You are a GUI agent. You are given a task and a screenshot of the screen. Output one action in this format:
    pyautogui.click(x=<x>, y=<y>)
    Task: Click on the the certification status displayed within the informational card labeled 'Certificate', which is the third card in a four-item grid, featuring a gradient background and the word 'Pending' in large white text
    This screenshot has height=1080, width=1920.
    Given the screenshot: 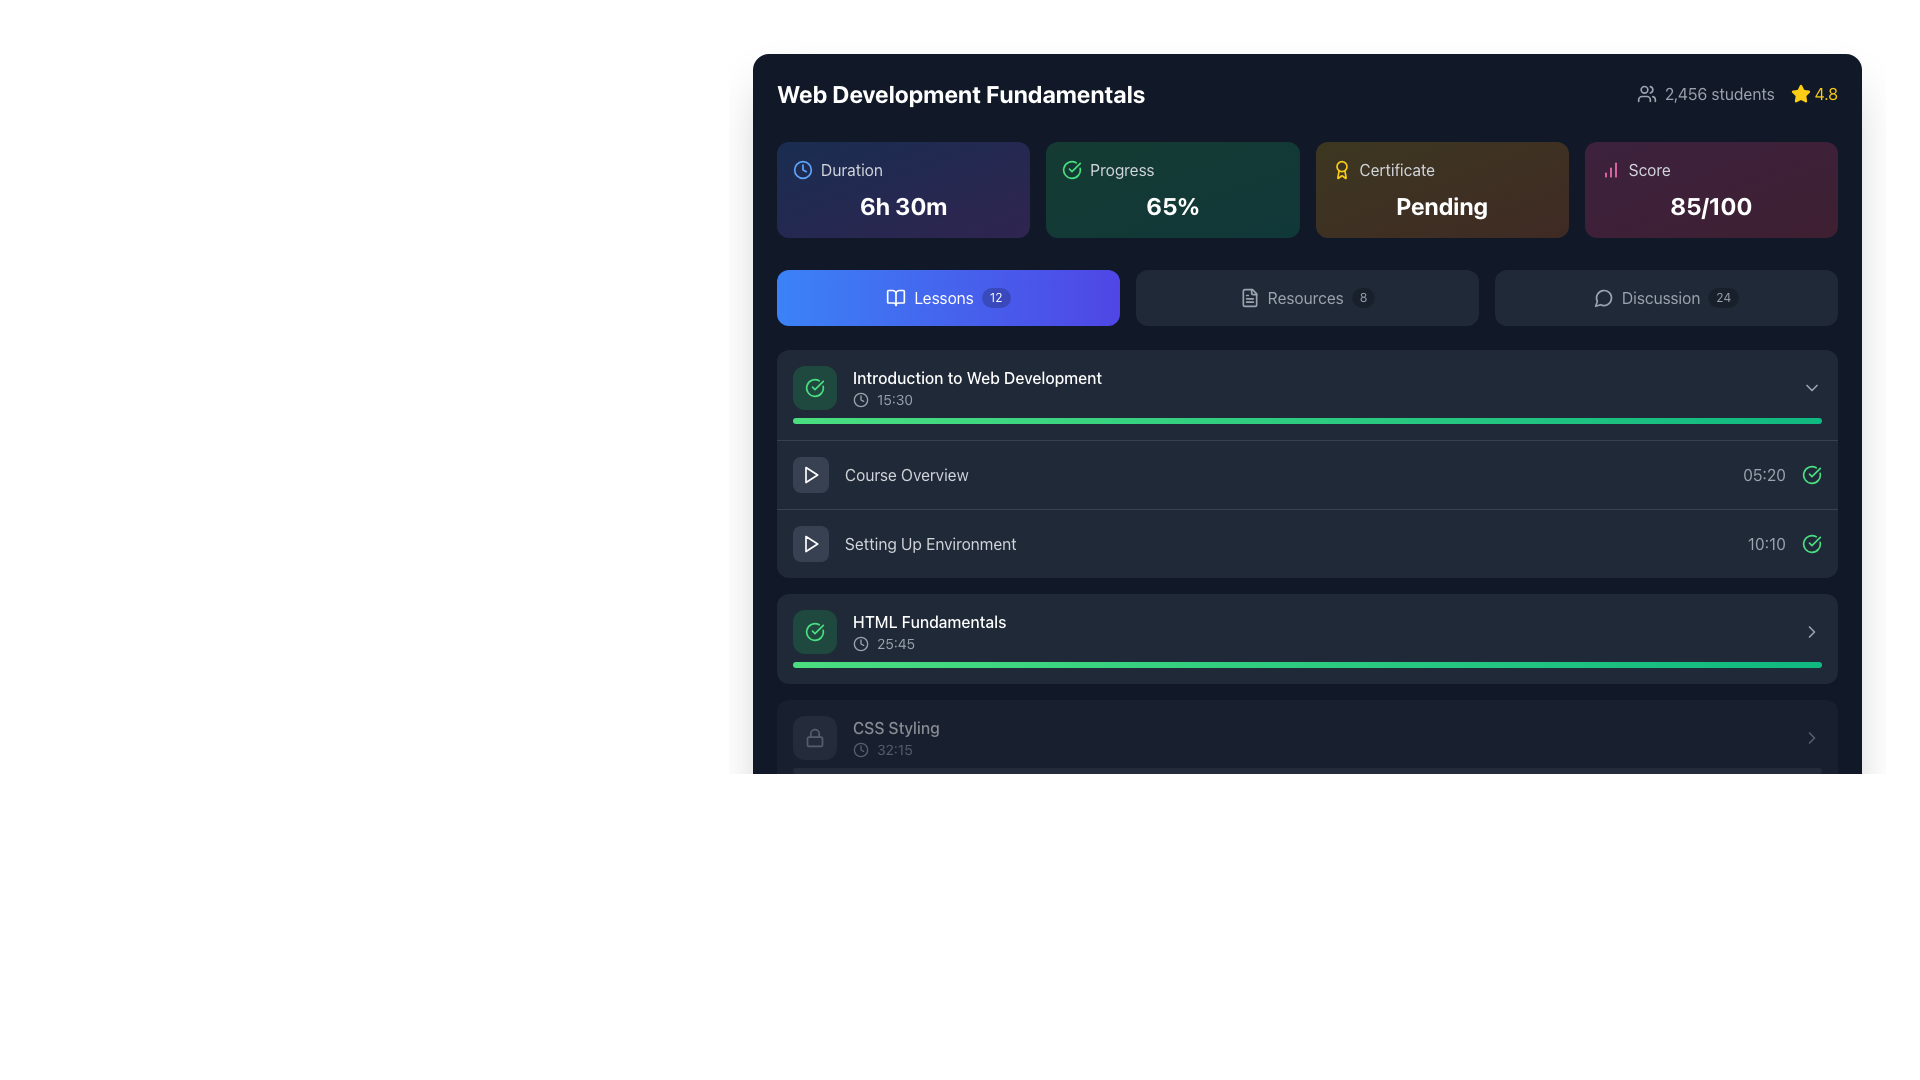 What is the action you would take?
    pyautogui.click(x=1442, y=189)
    